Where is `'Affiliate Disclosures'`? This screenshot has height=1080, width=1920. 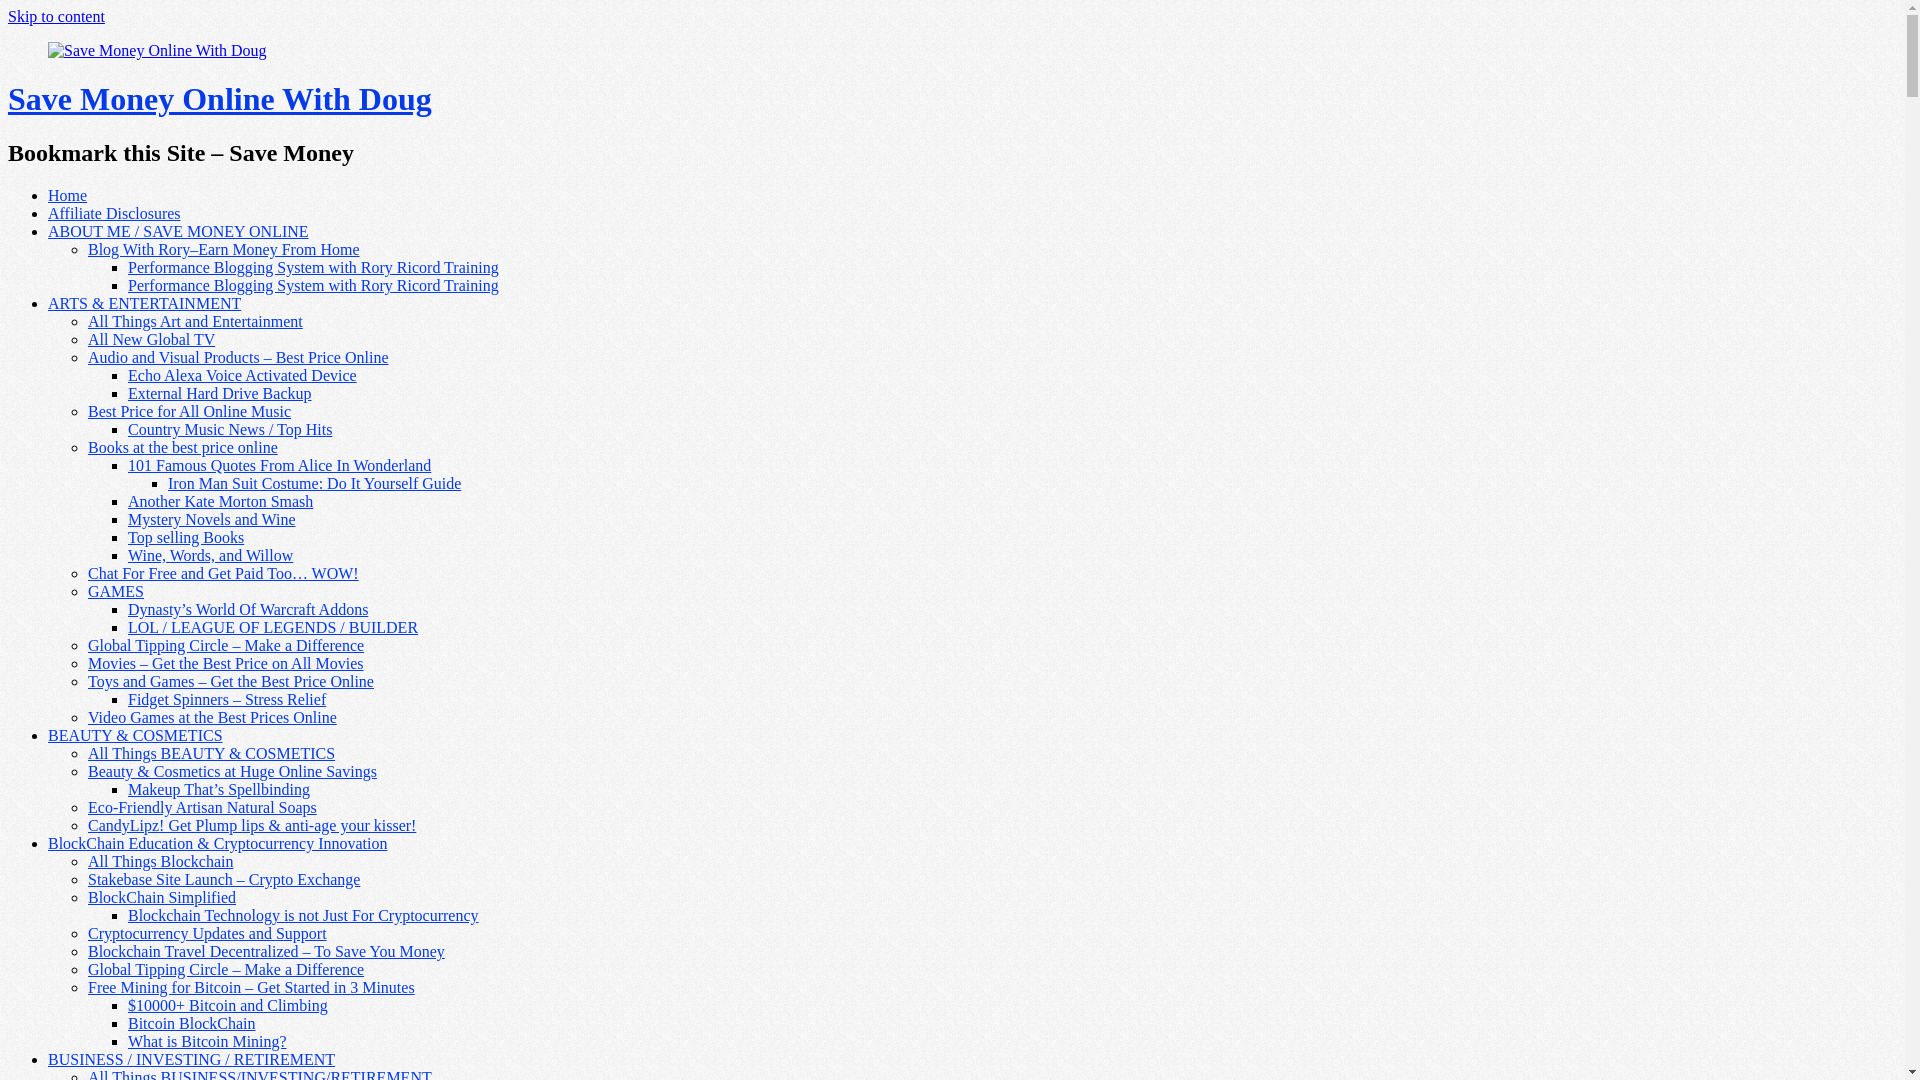 'Affiliate Disclosures' is located at coordinates (113, 213).